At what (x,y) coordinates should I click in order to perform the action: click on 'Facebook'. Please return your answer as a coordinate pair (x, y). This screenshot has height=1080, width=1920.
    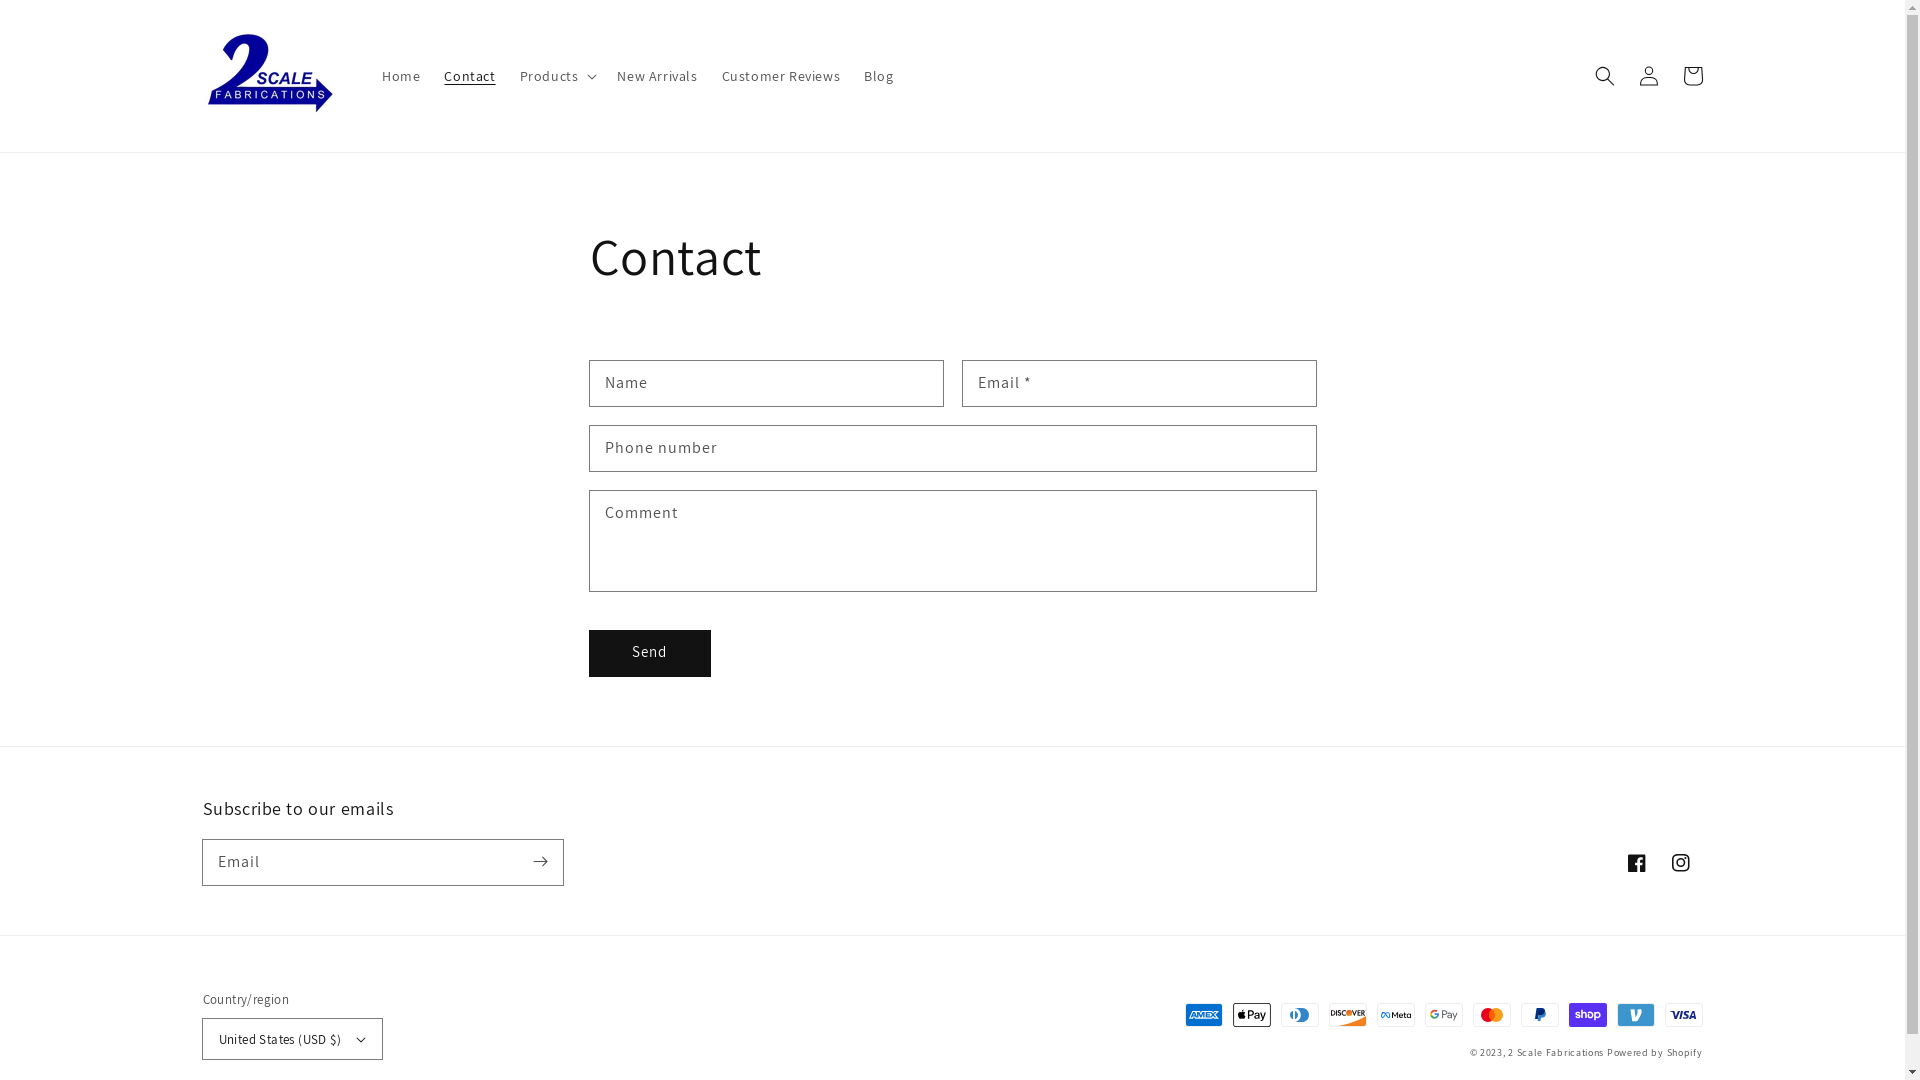
    Looking at the image, I should click on (1636, 862).